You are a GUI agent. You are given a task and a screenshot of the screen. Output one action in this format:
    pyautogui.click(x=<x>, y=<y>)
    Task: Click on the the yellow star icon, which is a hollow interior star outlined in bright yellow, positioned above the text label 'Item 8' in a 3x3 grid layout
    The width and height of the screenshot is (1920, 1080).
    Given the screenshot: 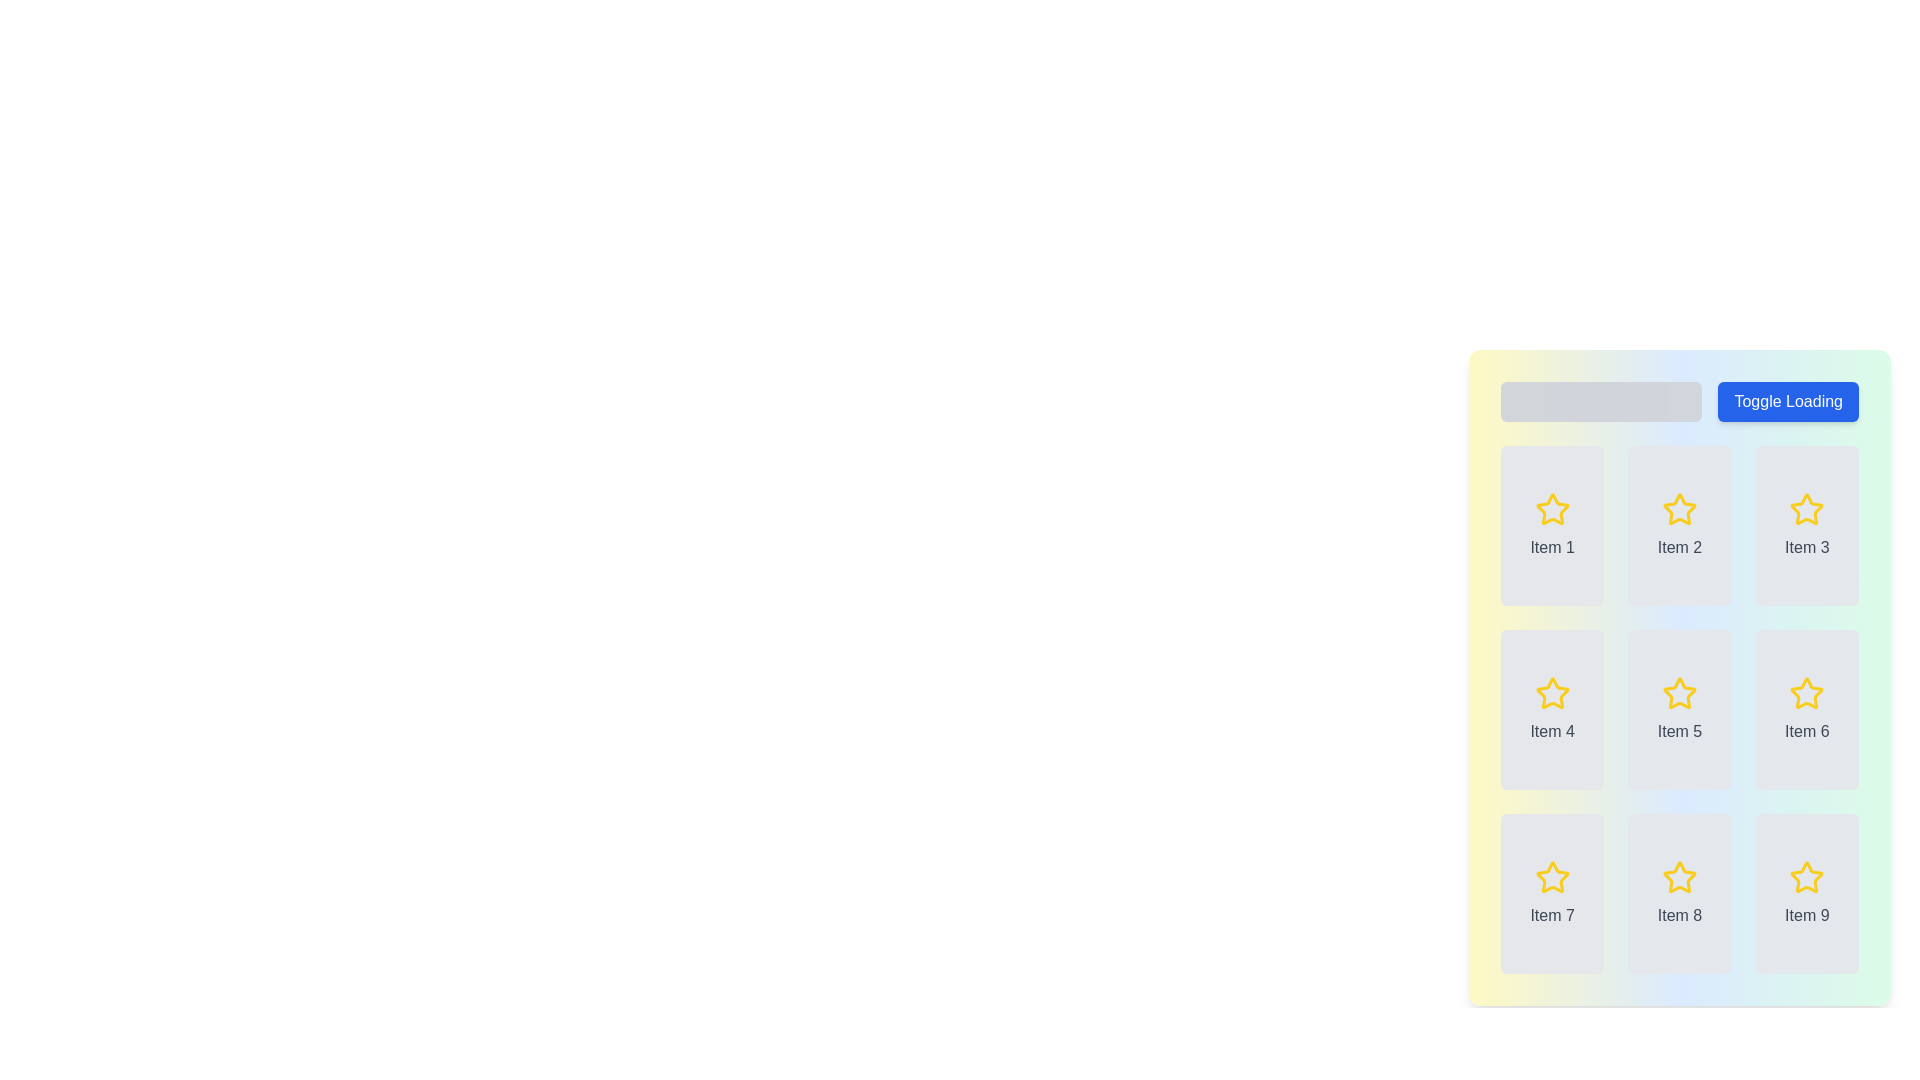 What is the action you would take?
    pyautogui.click(x=1680, y=877)
    